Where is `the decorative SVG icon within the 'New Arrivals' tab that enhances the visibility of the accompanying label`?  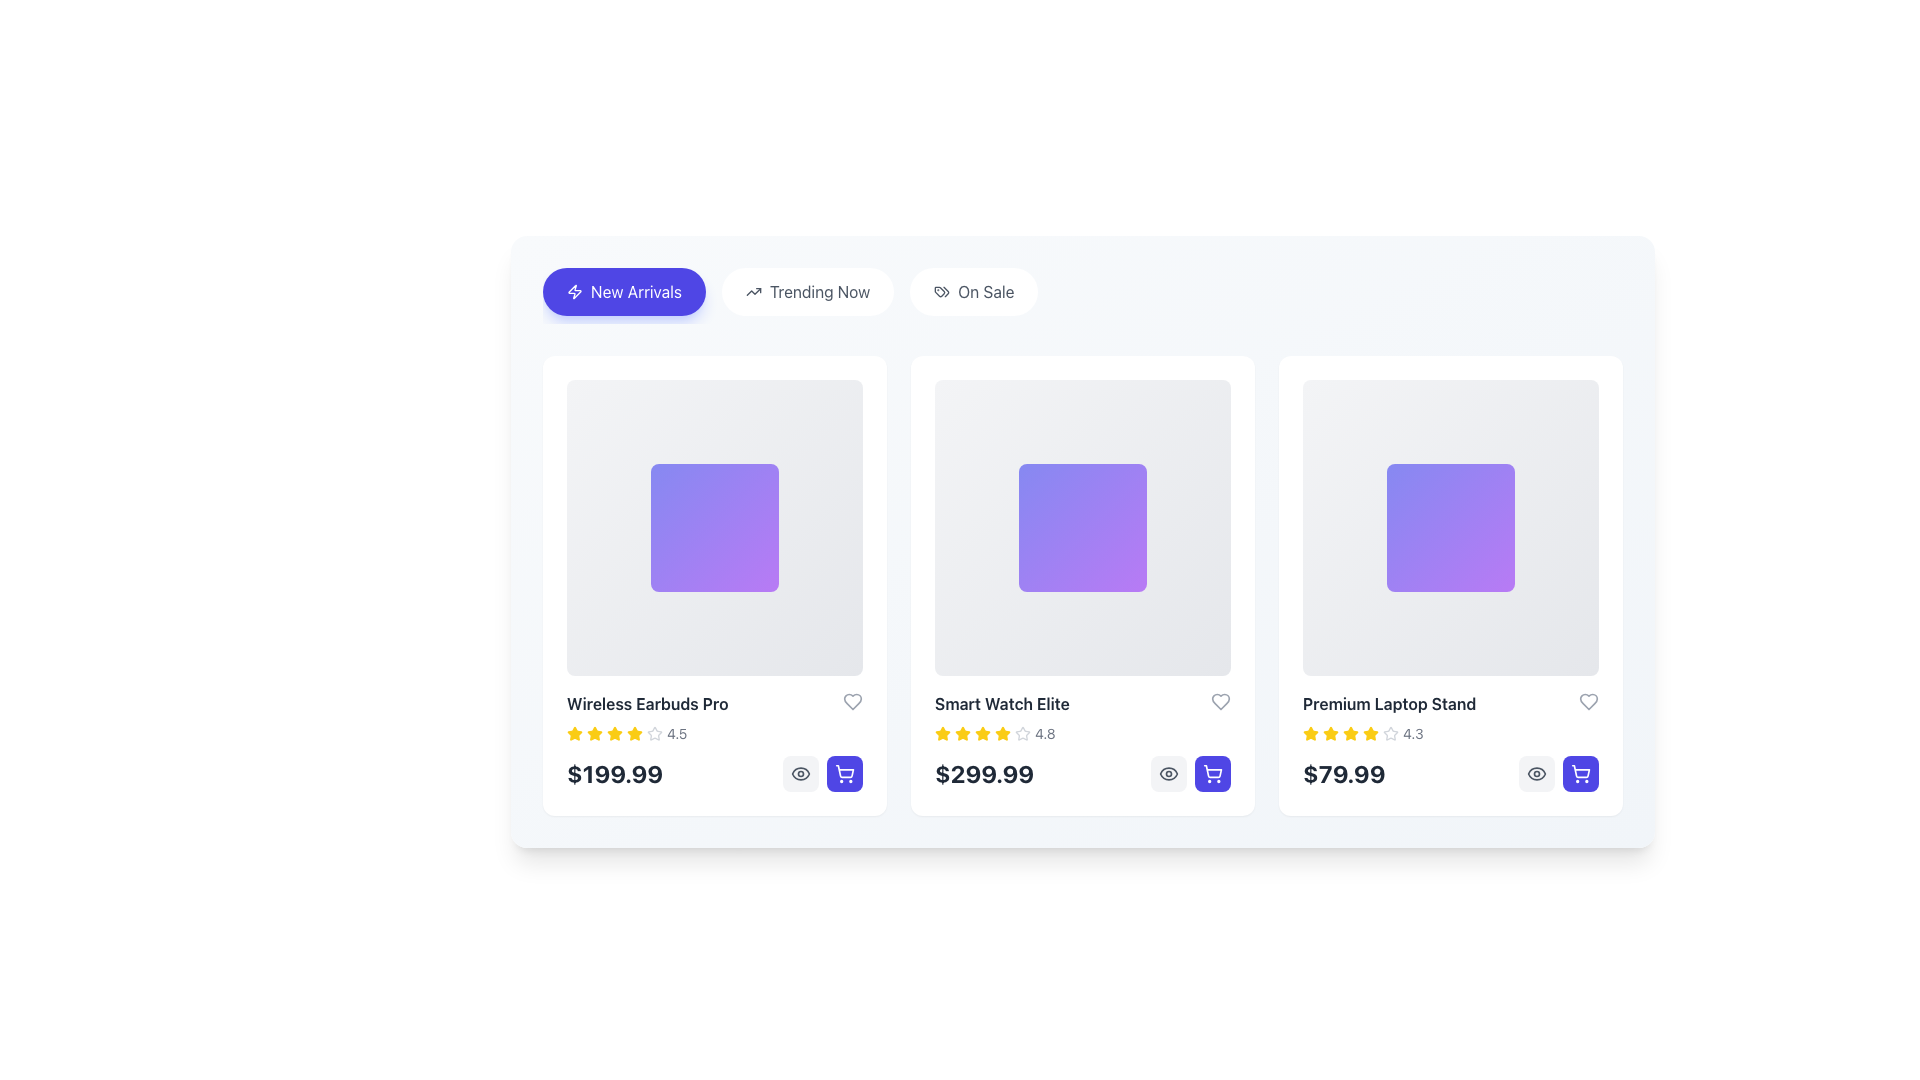 the decorative SVG icon within the 'New Arrivals' tab that enhances the visibility of the accompanying label is located at coordinates (574, 292).